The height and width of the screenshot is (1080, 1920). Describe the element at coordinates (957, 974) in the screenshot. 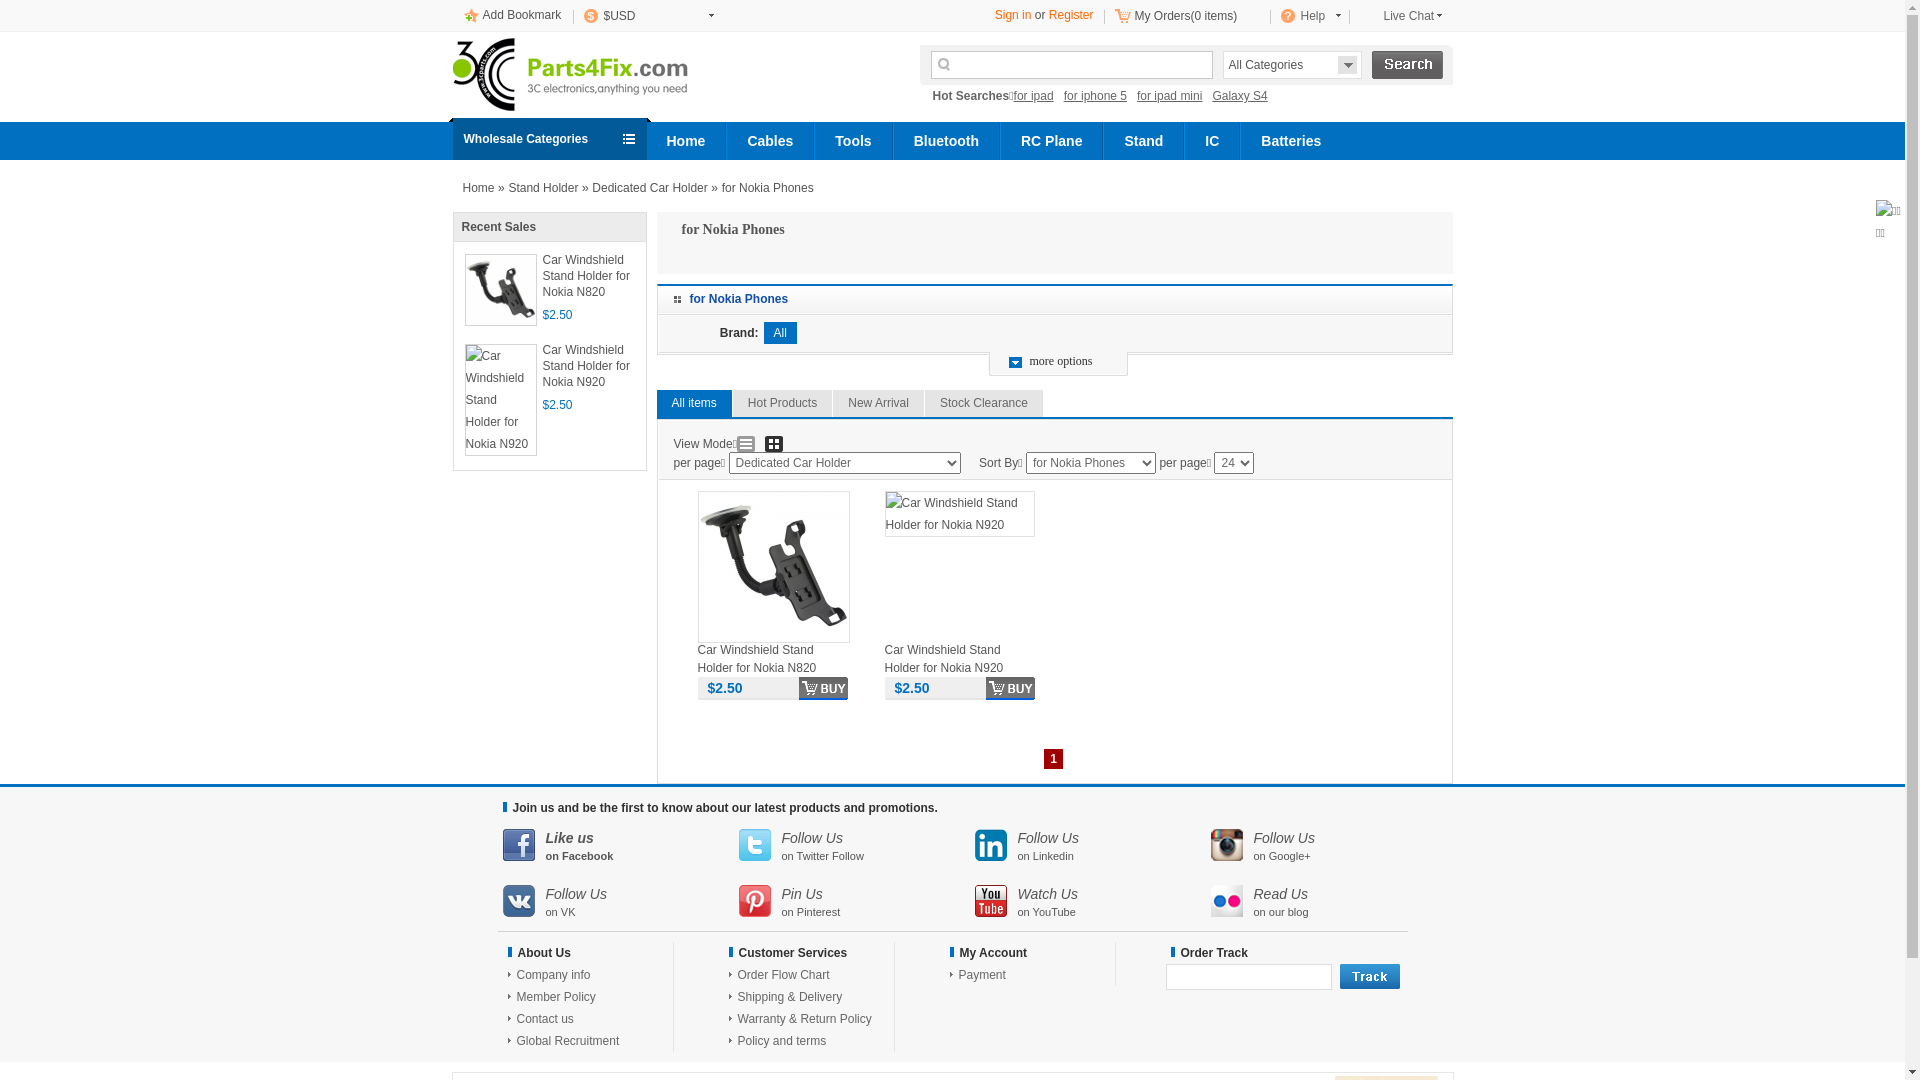

I see `'Payment'` at that location.